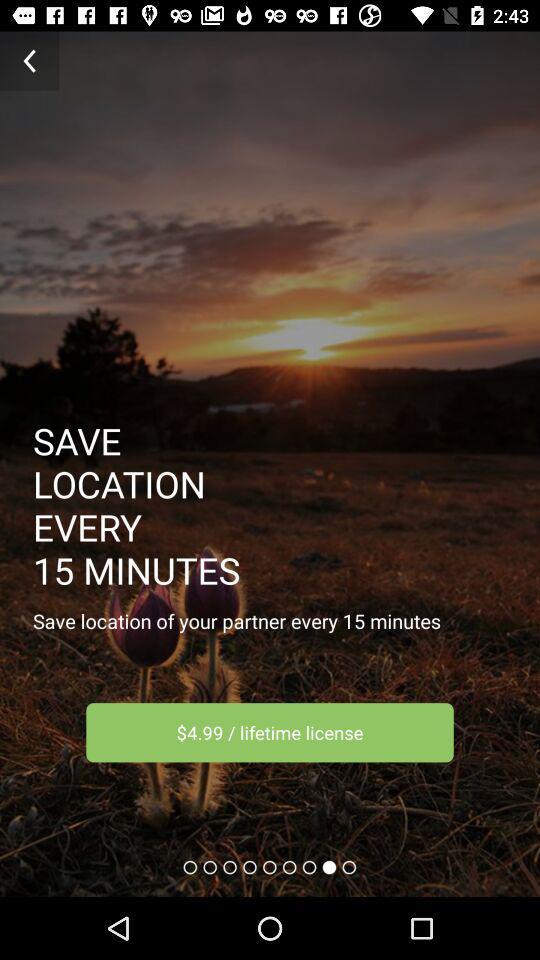 Image resolution: width=540 pixels, height=960 pixels. Describe the element at coordinates (28, 61) in the screenshot. I see `the icon above save location every item` at that location.